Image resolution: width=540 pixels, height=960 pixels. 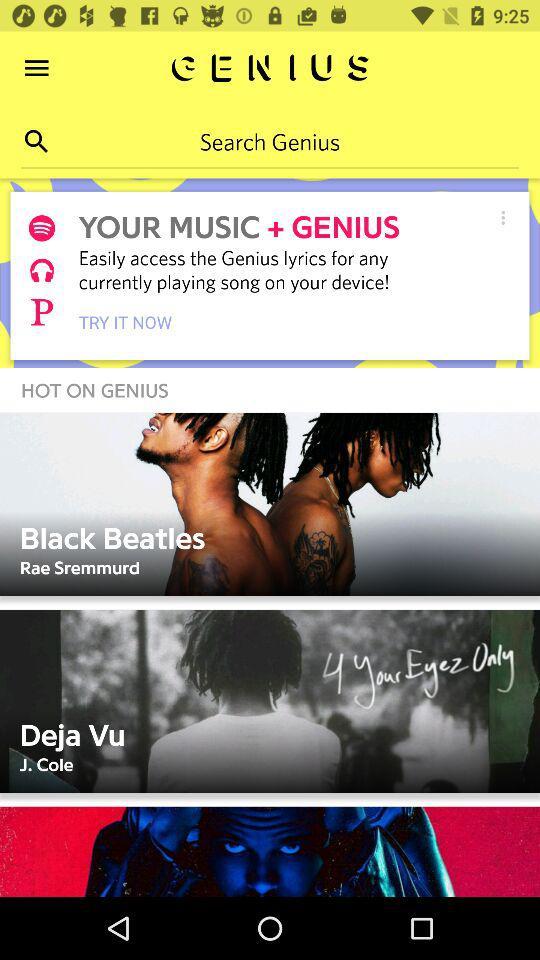 I want to click on icon at the top right corner, so click(x=502, y=217).